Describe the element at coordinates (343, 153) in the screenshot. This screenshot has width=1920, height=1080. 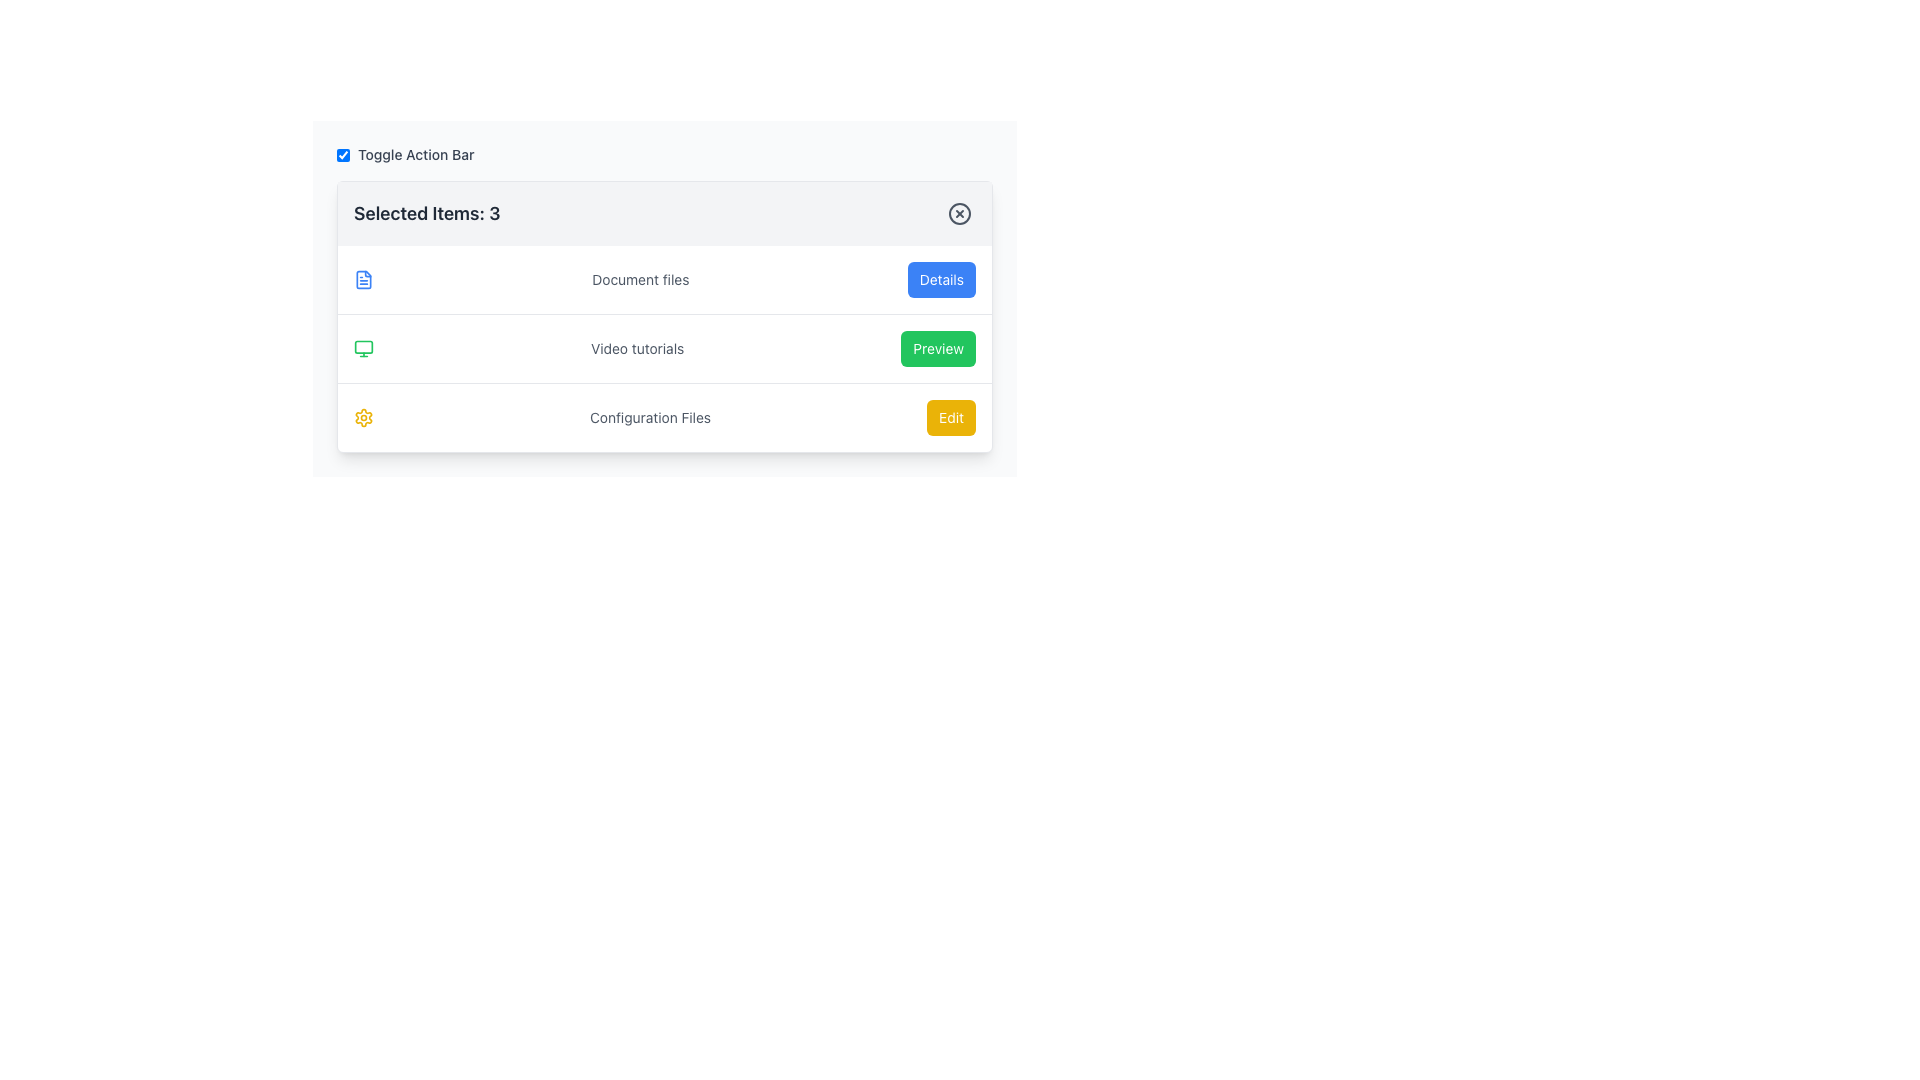
I see `the checkbox styled with a blue color theme that is selected, located next to the label 'Toggle Action Bar', to change its appearance` at that location.